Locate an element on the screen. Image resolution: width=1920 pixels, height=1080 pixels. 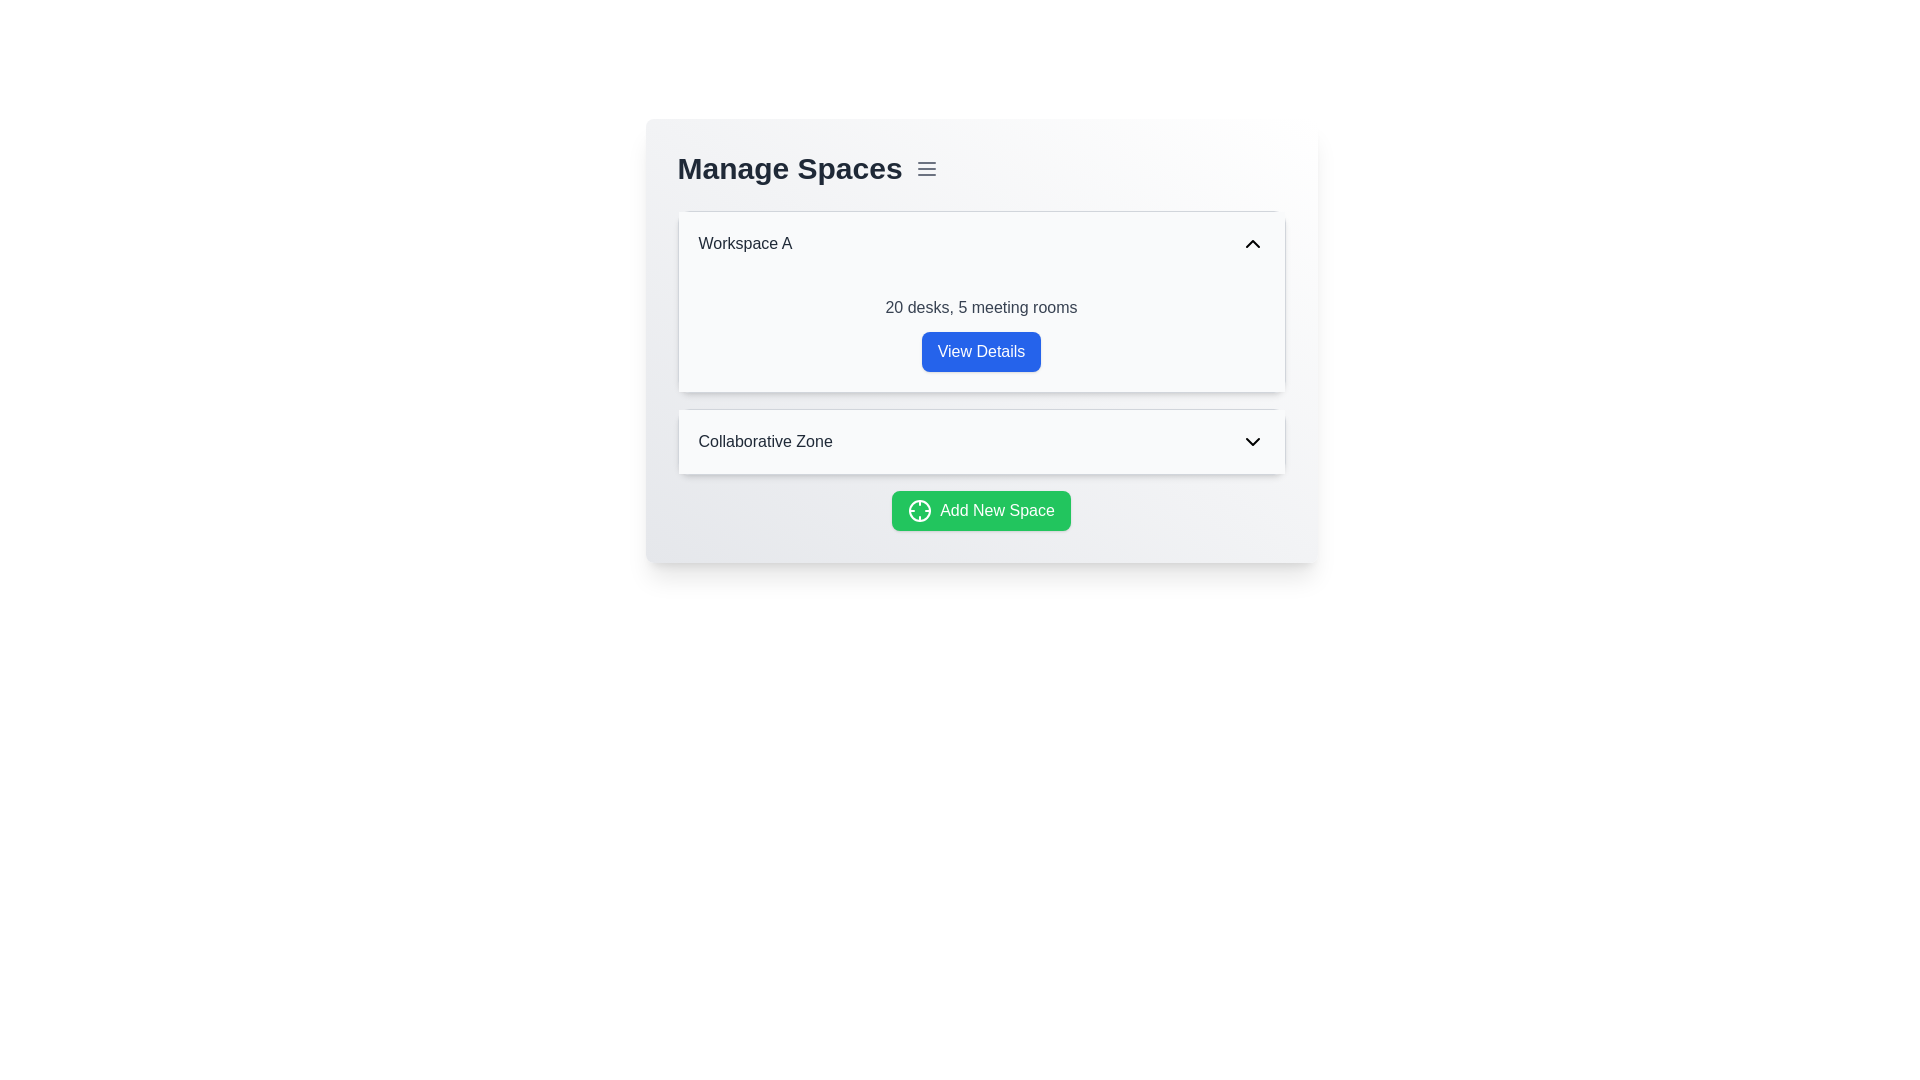
the chevron-down icon located on the far-right edge of the 'Collaborative Zone' button to trigger the display of additional details or options is located at coordinates (1251, 441).